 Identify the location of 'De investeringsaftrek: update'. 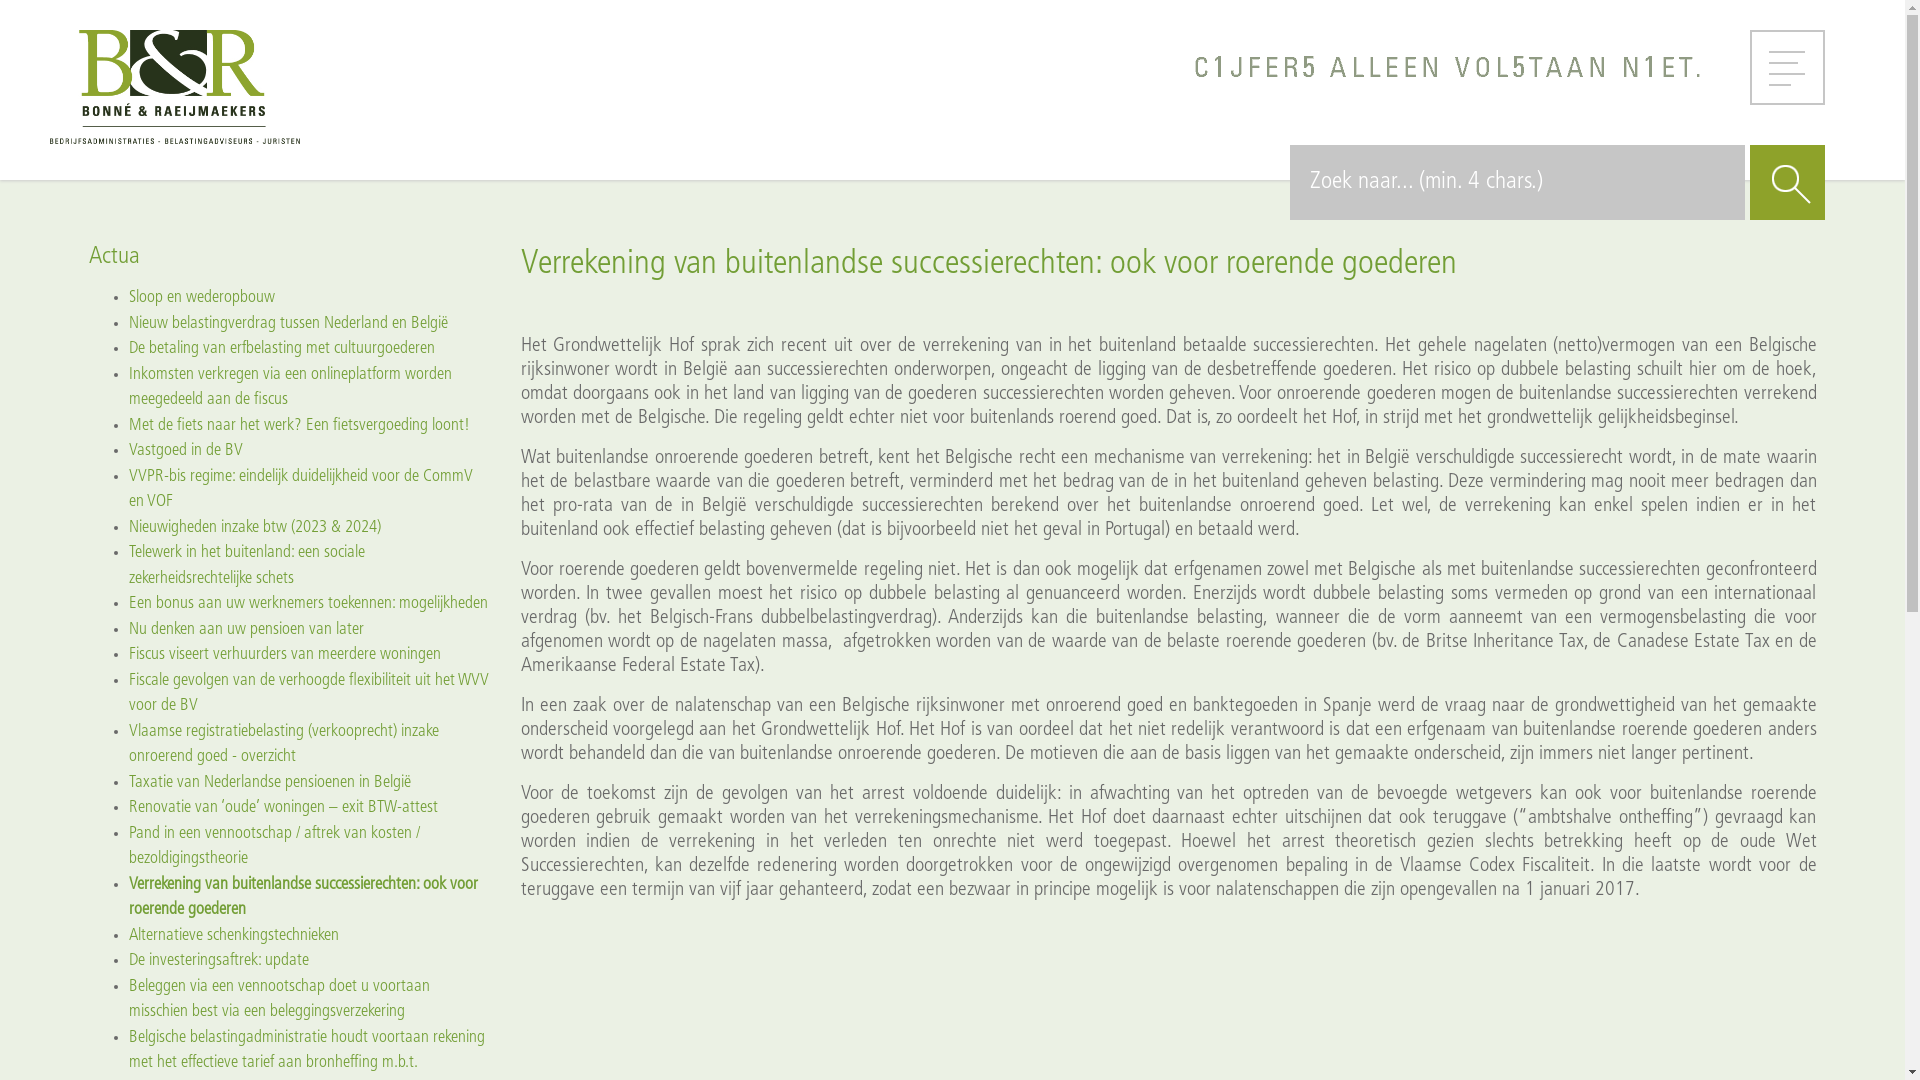
(217, 959).